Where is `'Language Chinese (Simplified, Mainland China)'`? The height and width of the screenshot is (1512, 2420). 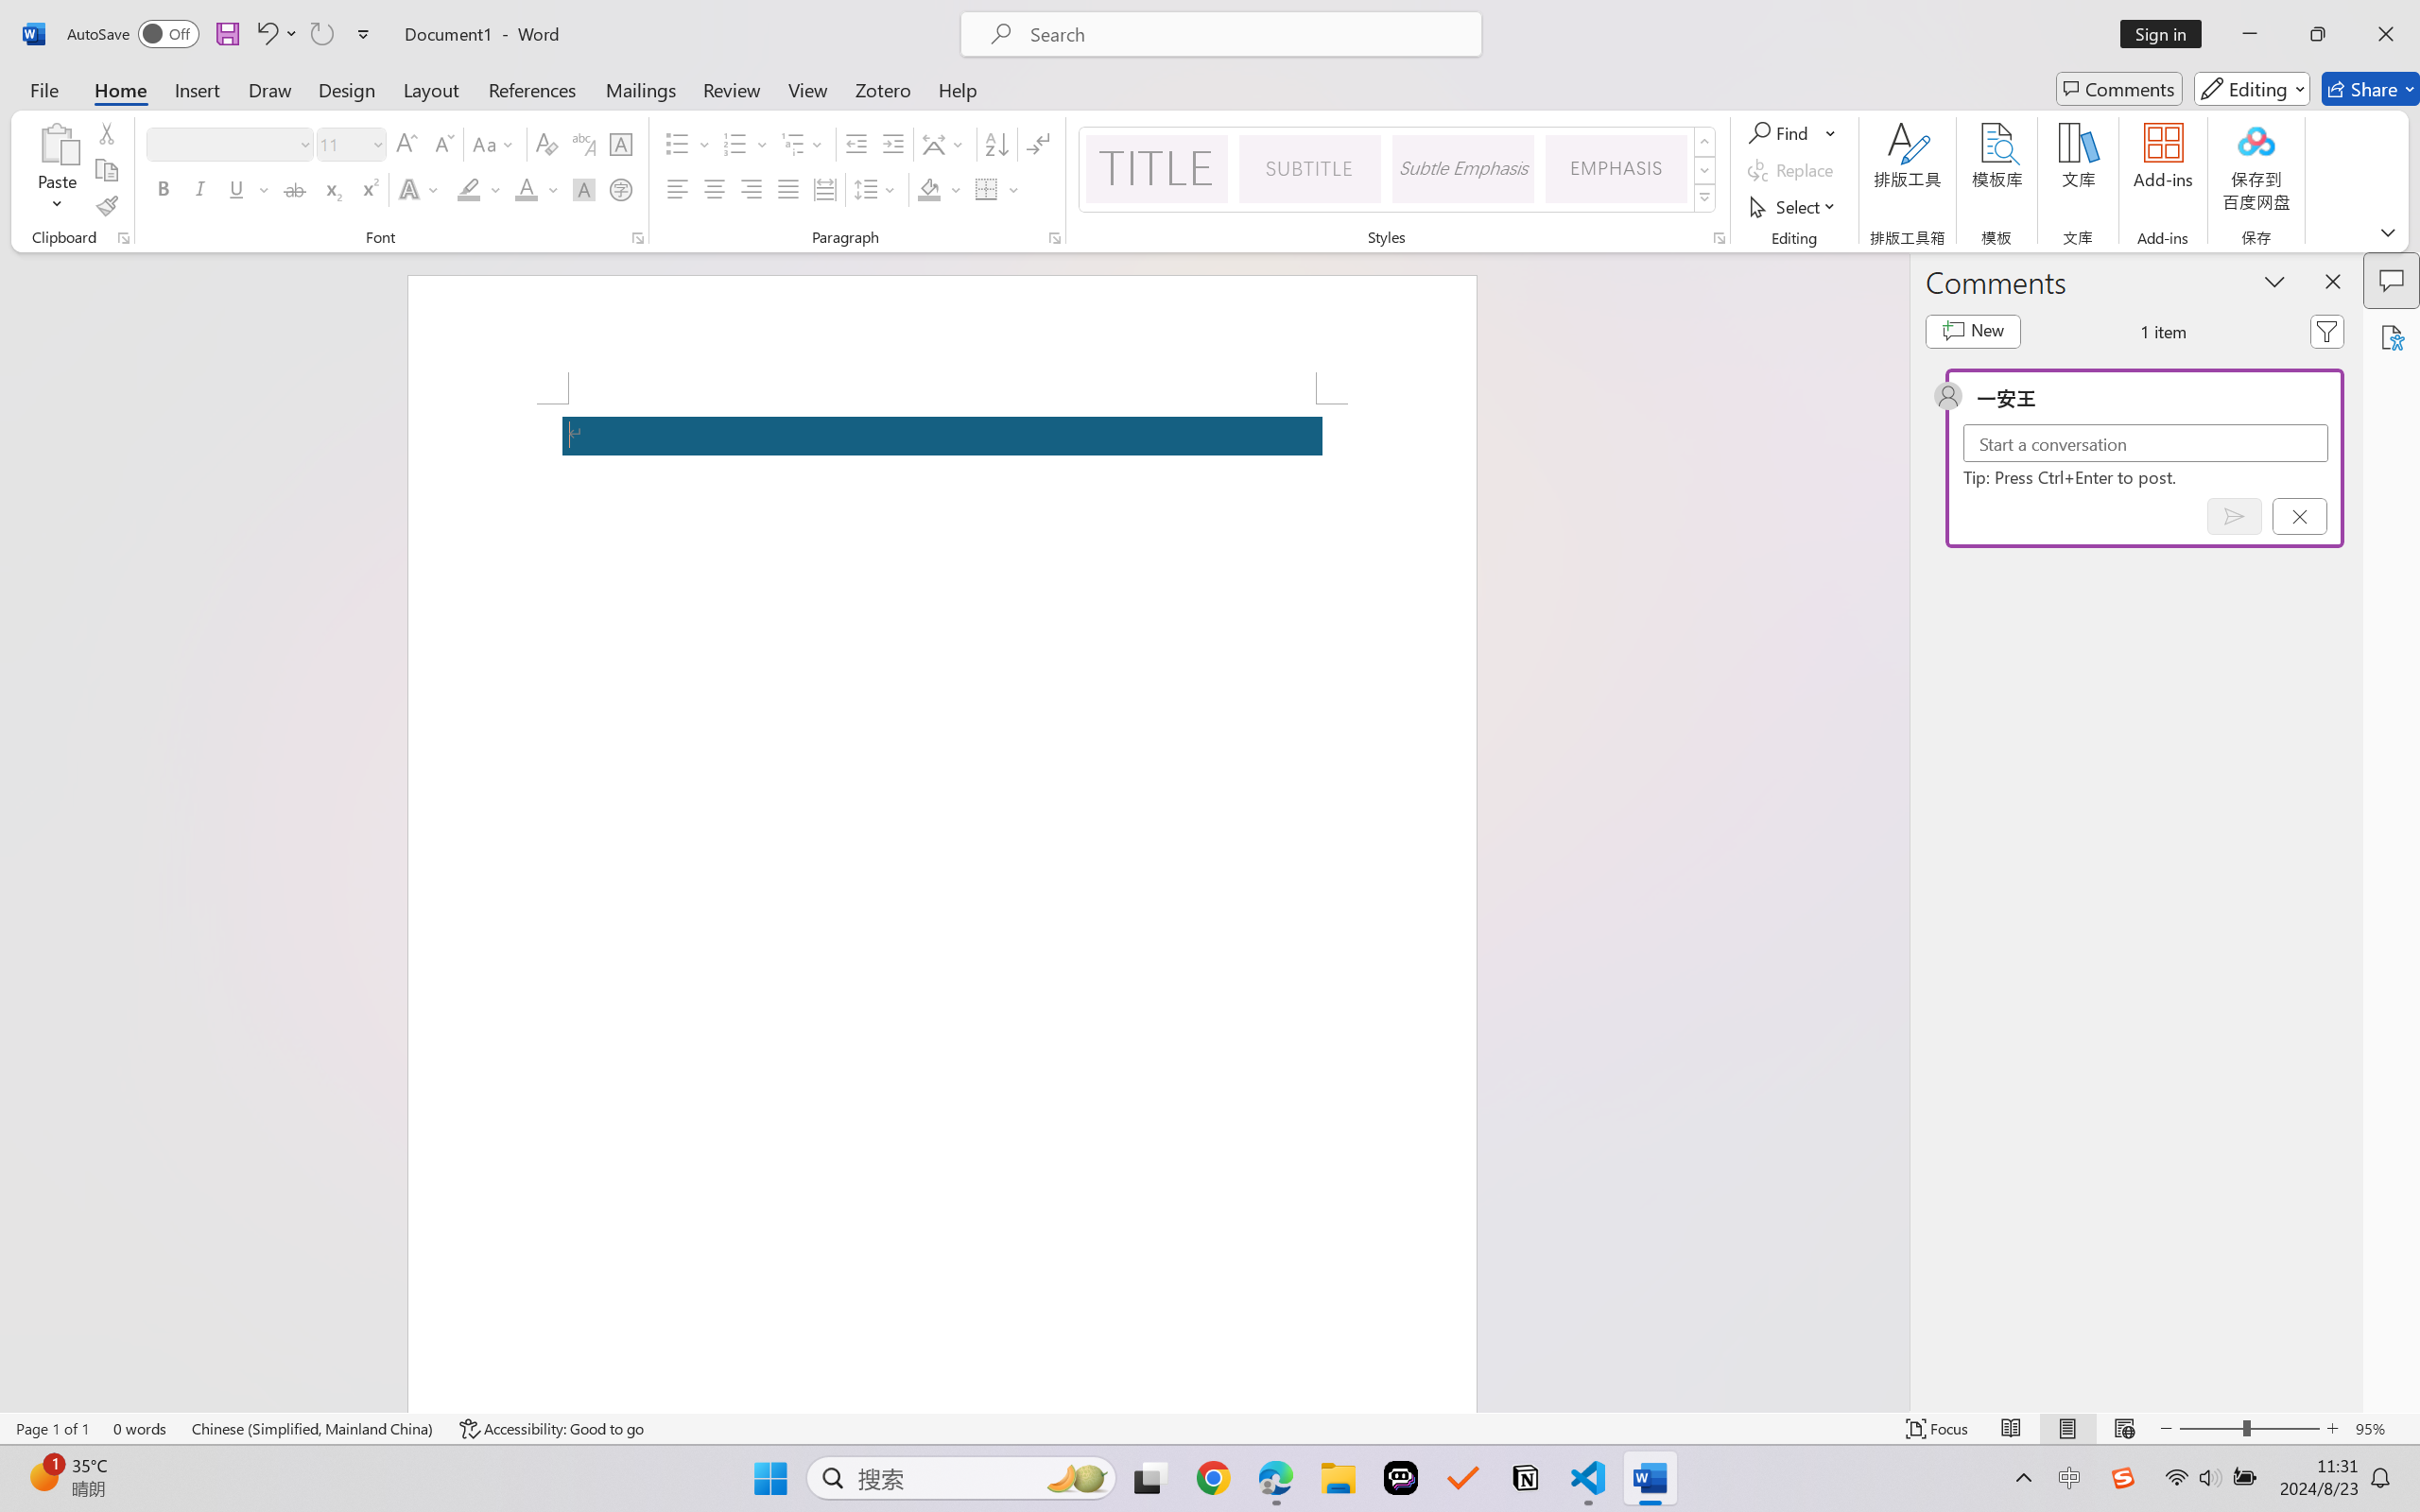 'Language Chinese (Simplified, Mainland China)' is located at coordinates (313, 1428).